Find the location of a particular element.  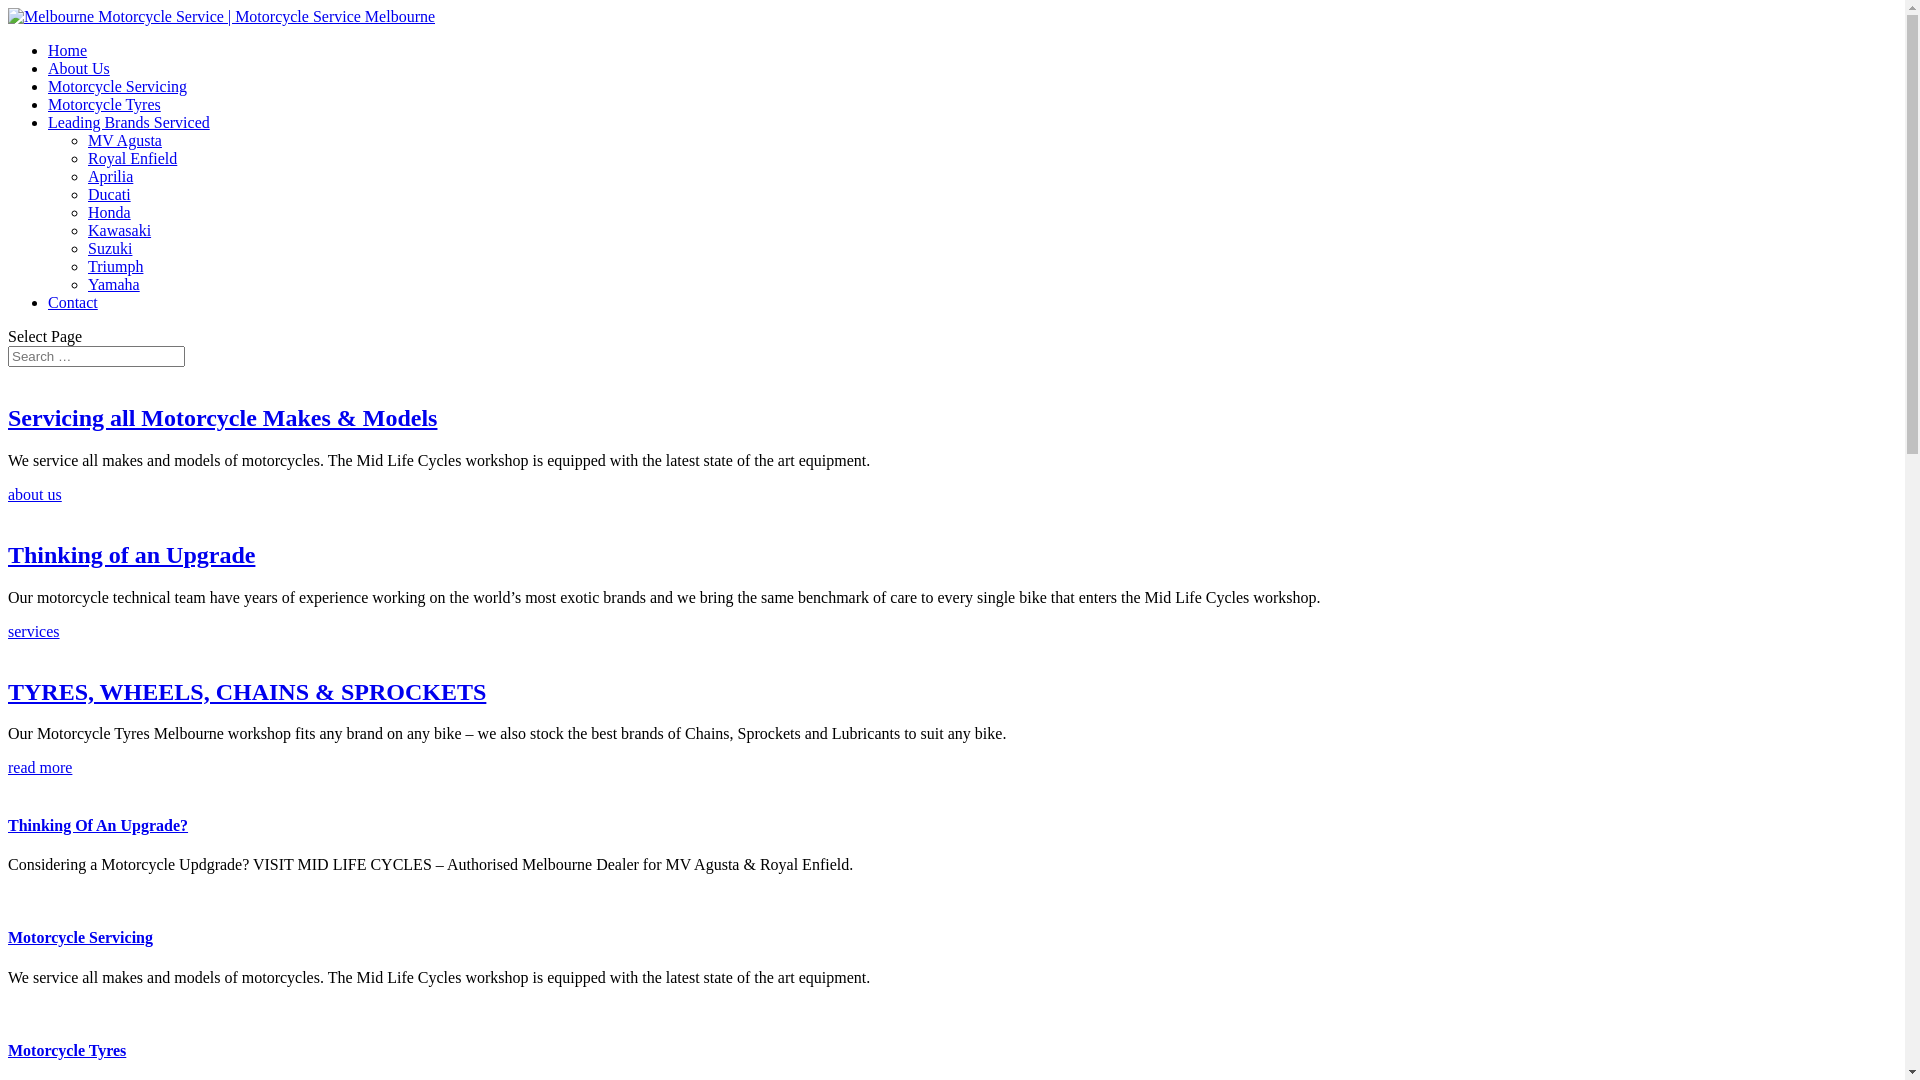

'MV Agusta' is located at coordinates (123, 139).